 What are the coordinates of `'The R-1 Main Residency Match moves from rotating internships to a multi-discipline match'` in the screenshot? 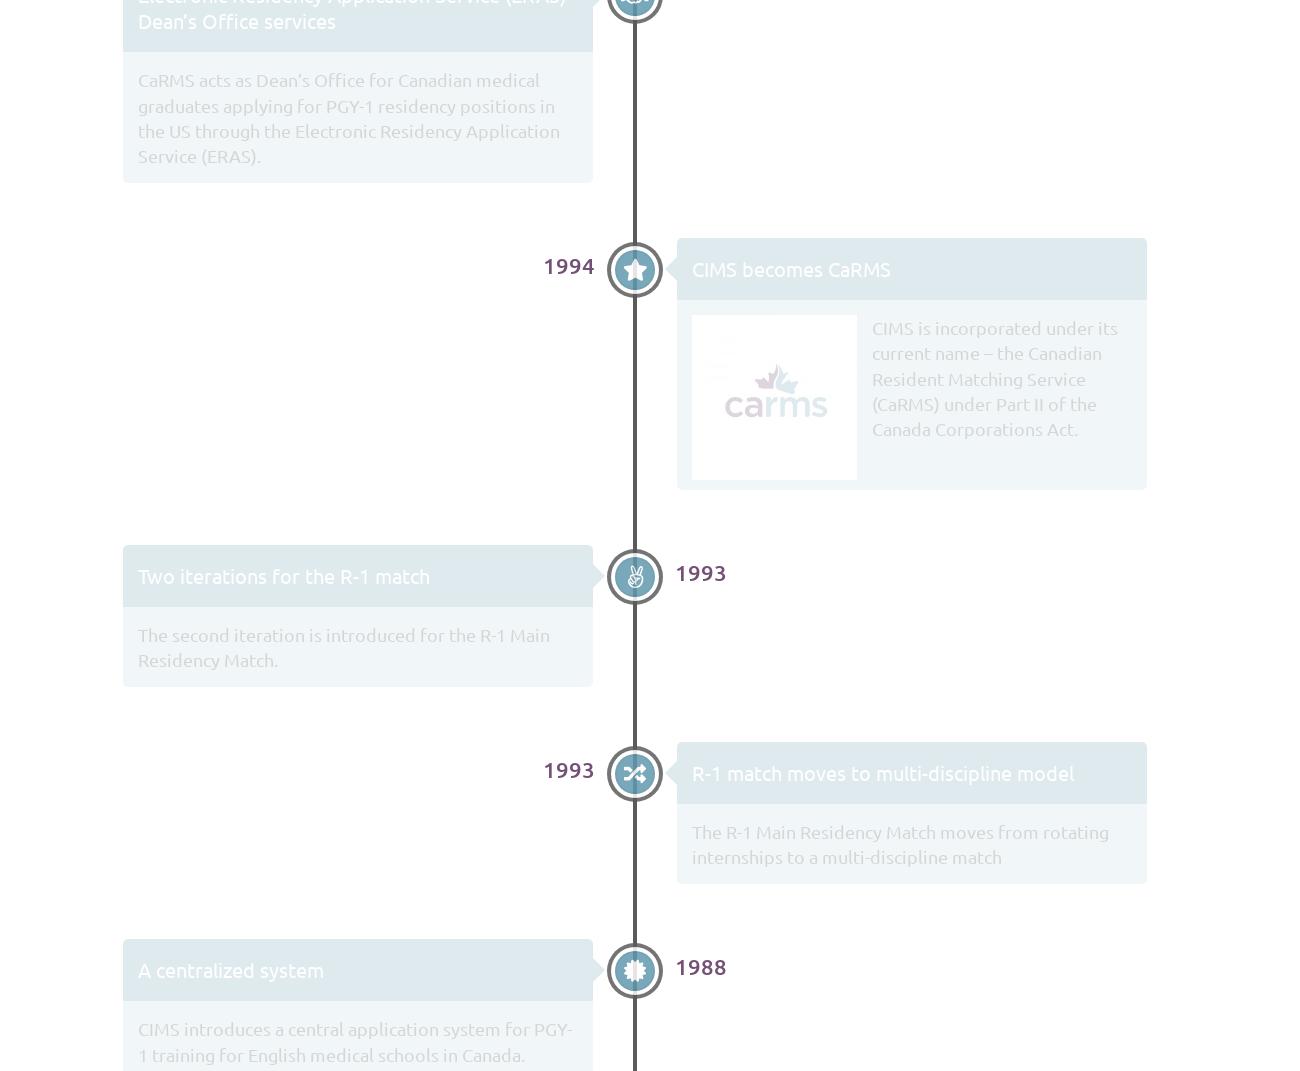 It's located at (899, 843).